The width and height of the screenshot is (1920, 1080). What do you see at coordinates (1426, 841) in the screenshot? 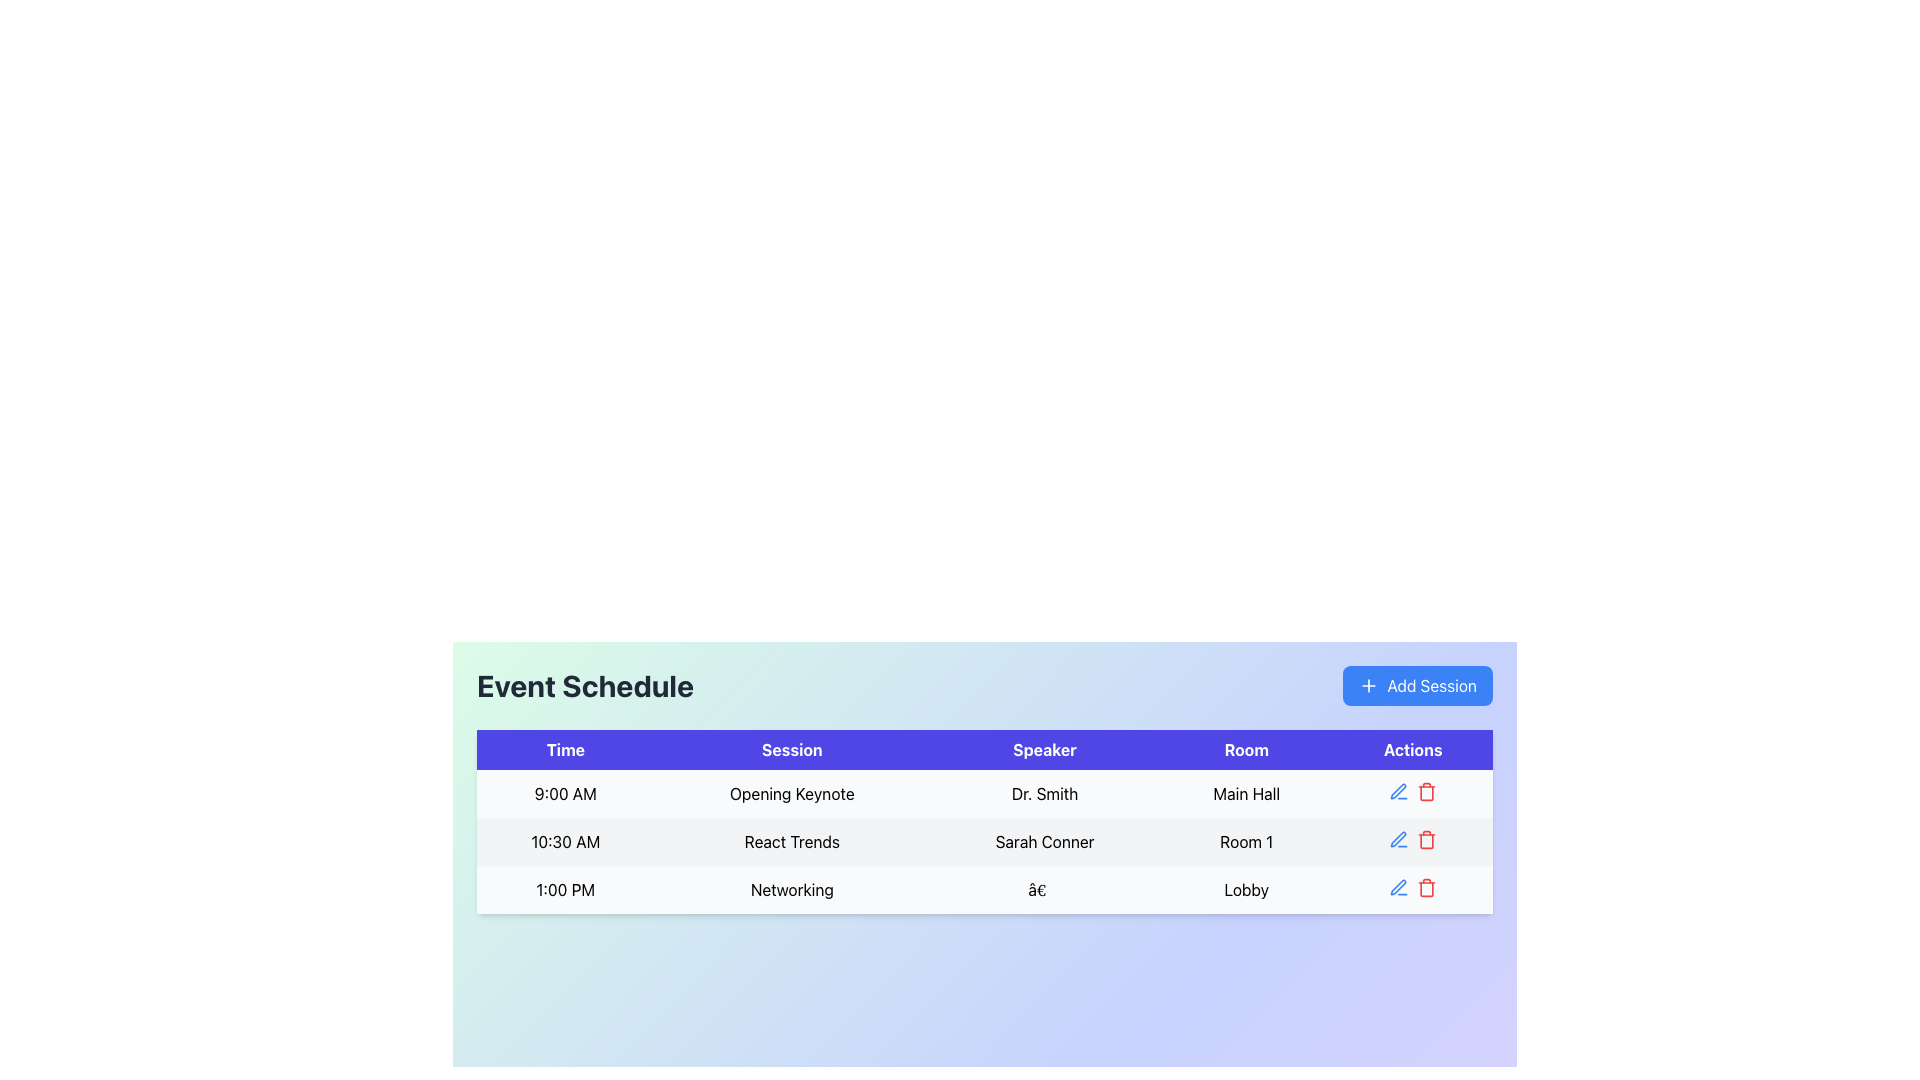
I see `the trash can icon located in the 'Actions' column of the second row in the 'Event Schedule' table` at bounding box center [1426, 841].